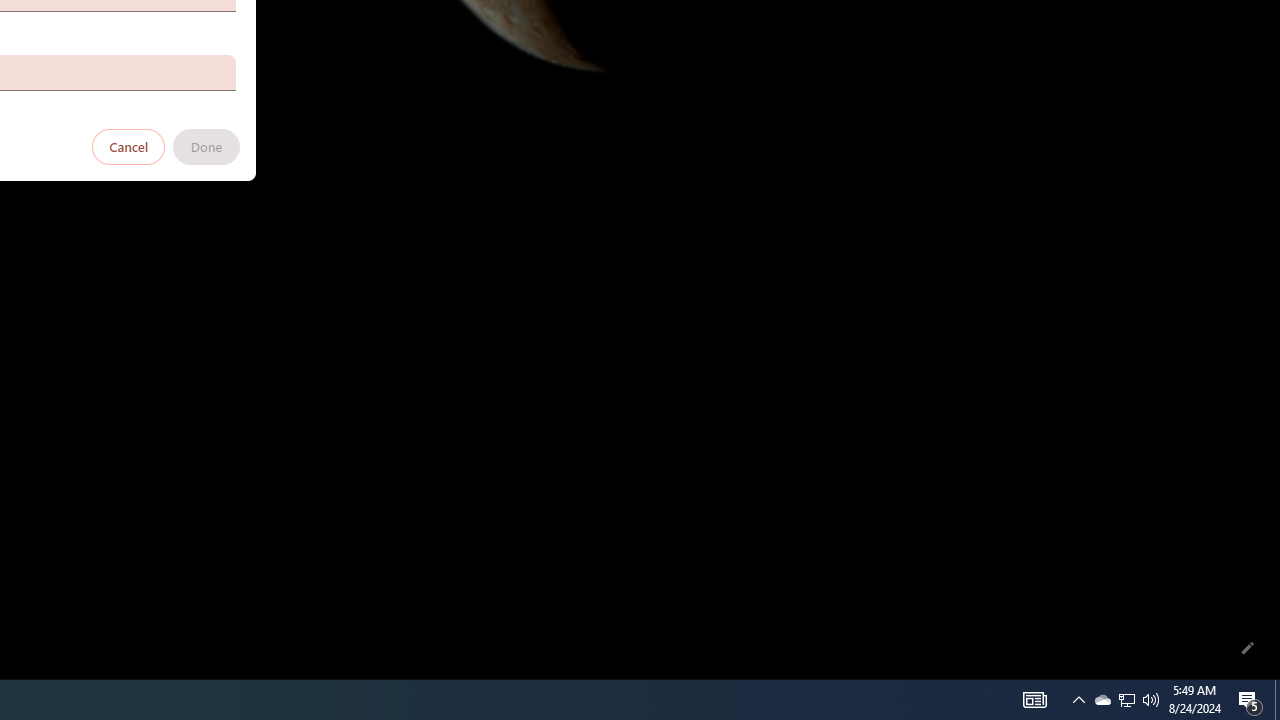 Image resolution: width=1280 pixels, height=720 pixels. Describe the element at coordinates (1078, 698) in the screenshot. I see `'Notification Chevron'` at that location.